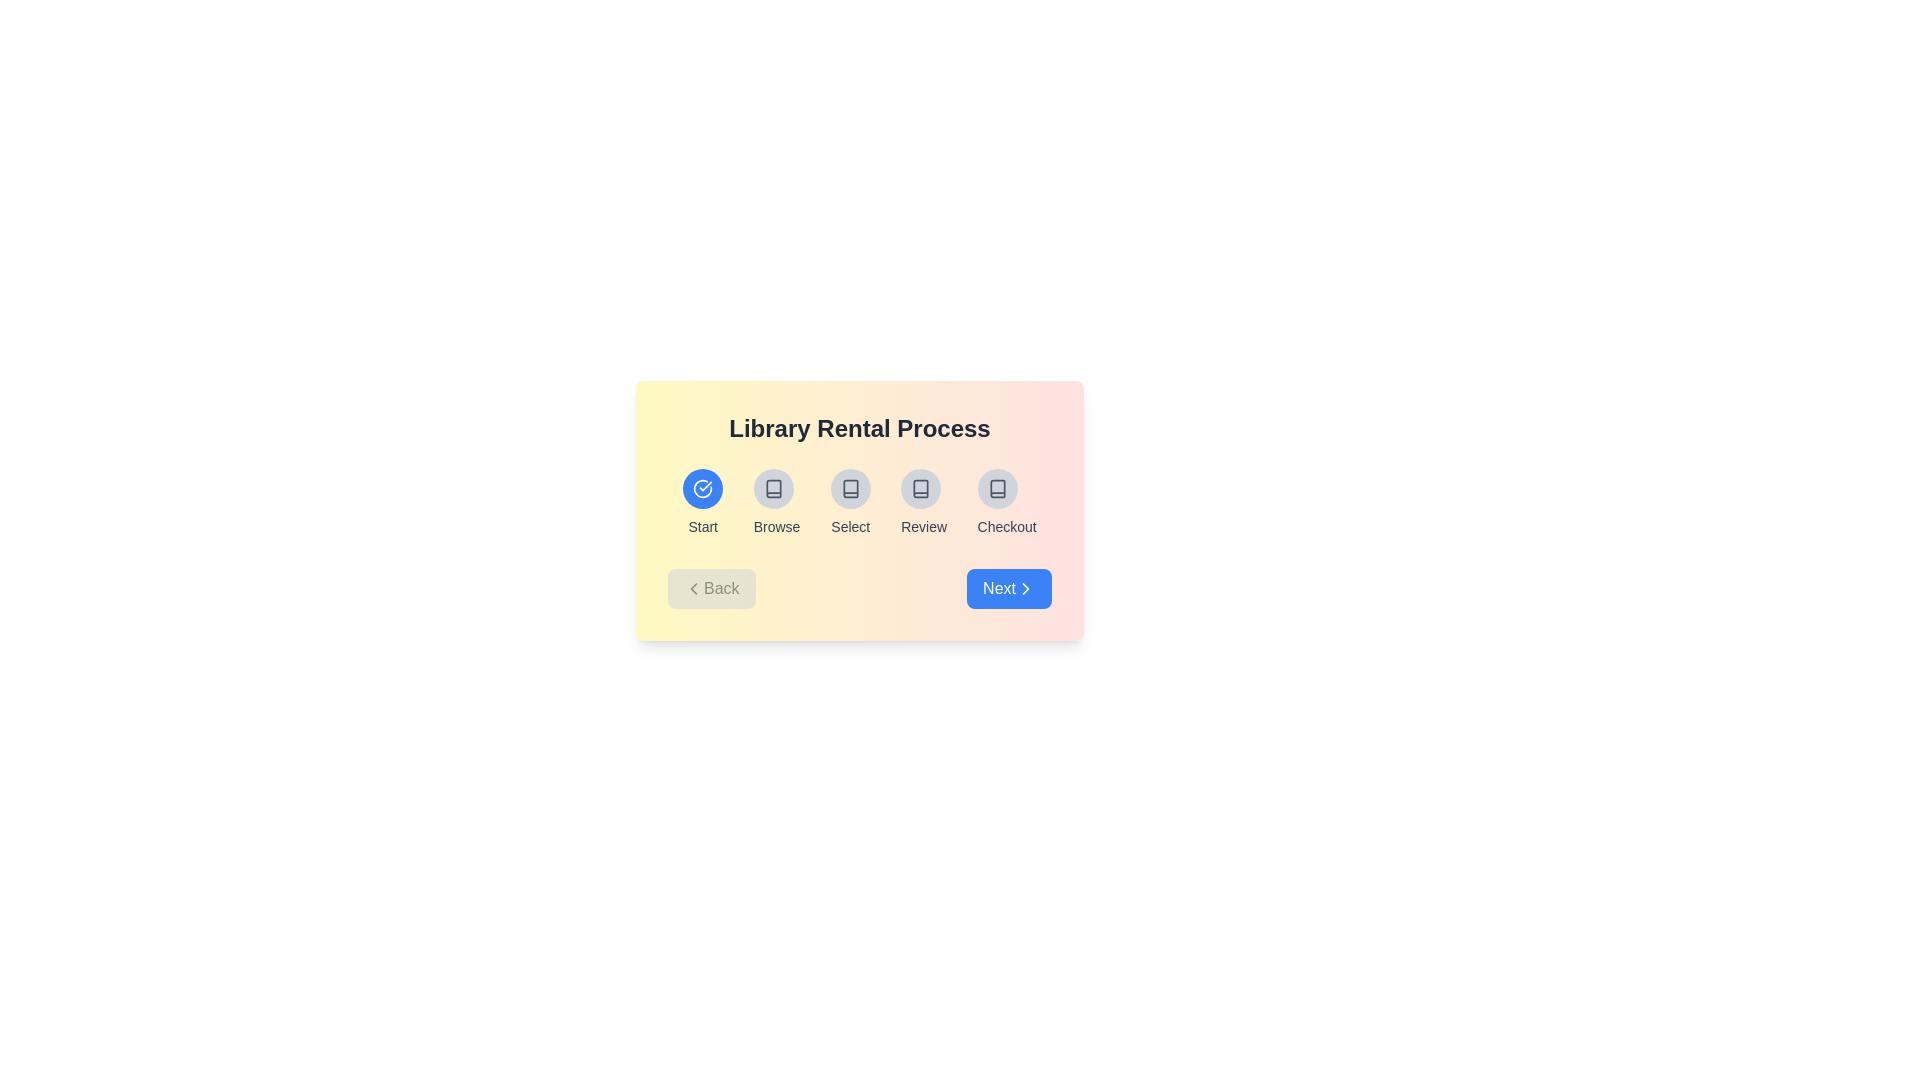 The height and width of the screenshot is (1080, 1920). What do you see at coordinates (850, 489) in the screenshot?
I see `the icon representing the Select stage` at bounding box center [850, 489].